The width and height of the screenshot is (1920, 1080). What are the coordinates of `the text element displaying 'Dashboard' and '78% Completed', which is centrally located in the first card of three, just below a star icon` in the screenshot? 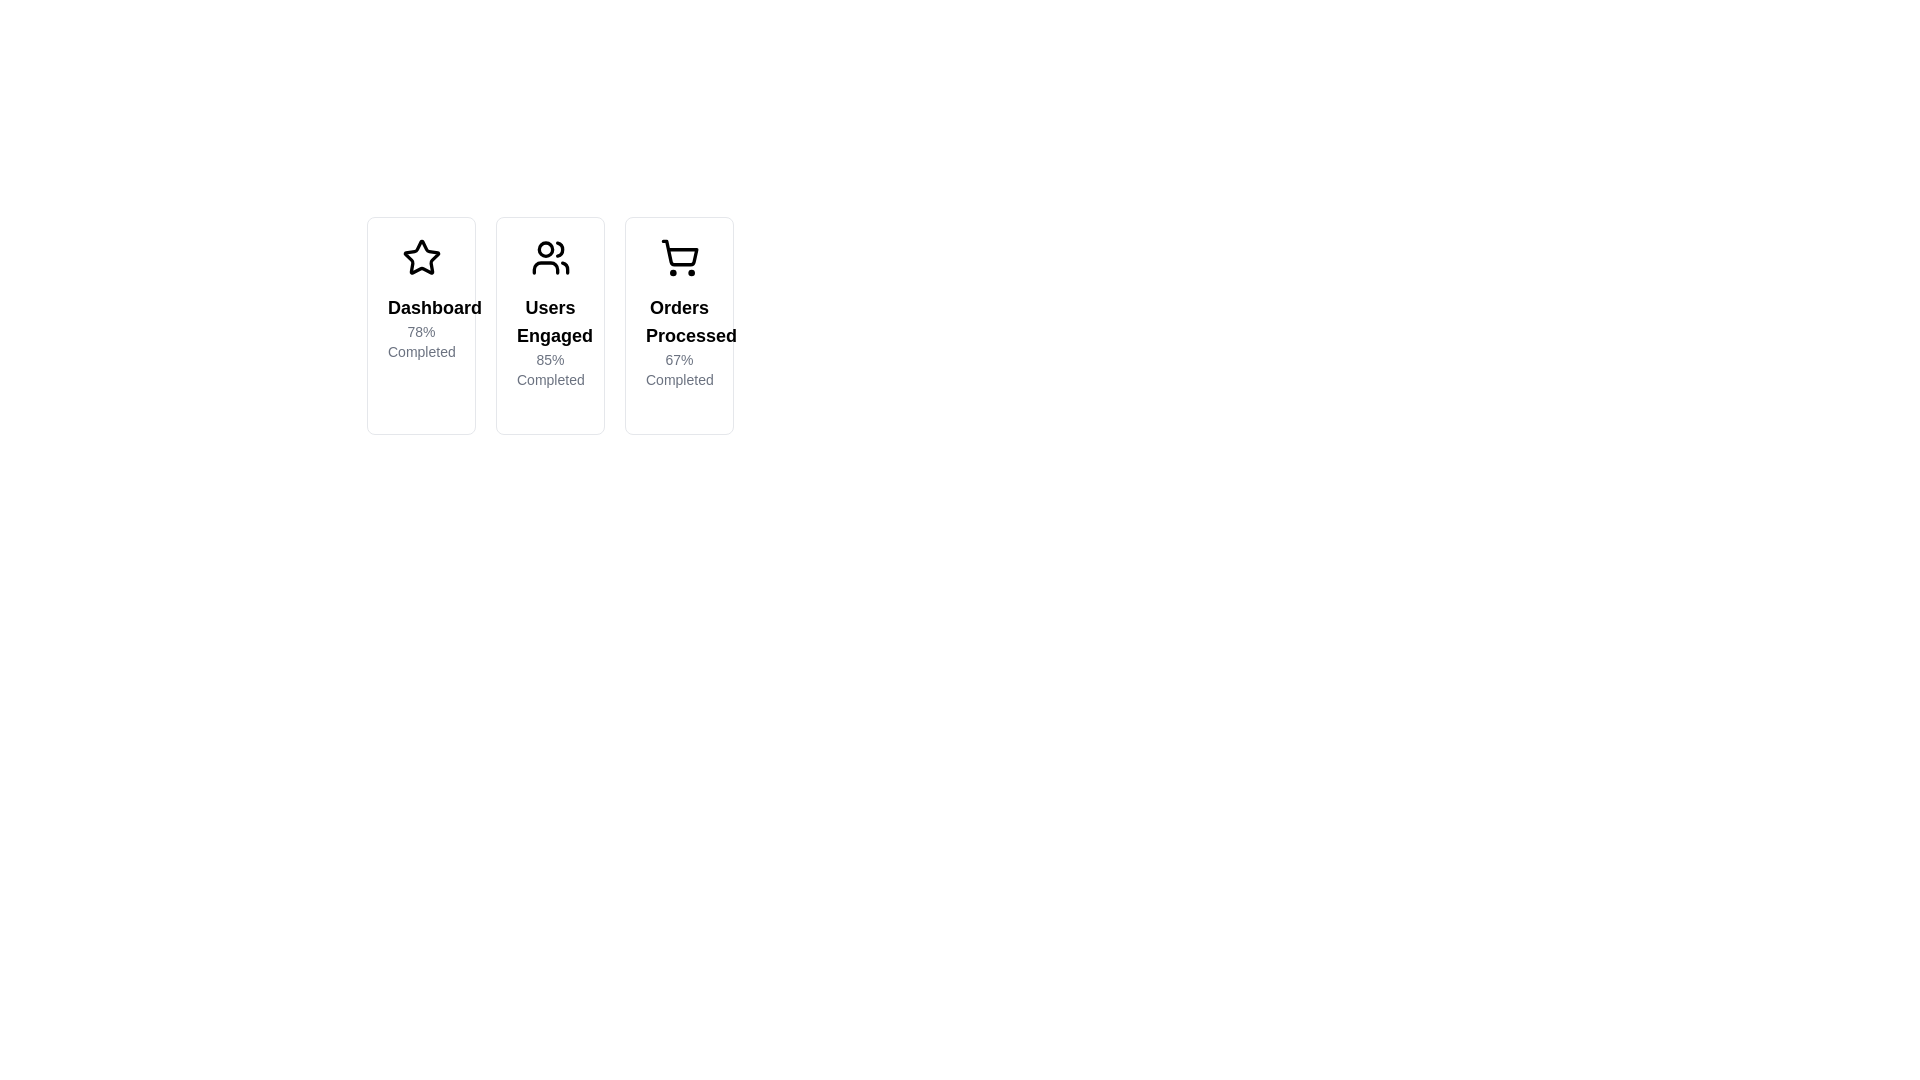 It's located at (420, 326).